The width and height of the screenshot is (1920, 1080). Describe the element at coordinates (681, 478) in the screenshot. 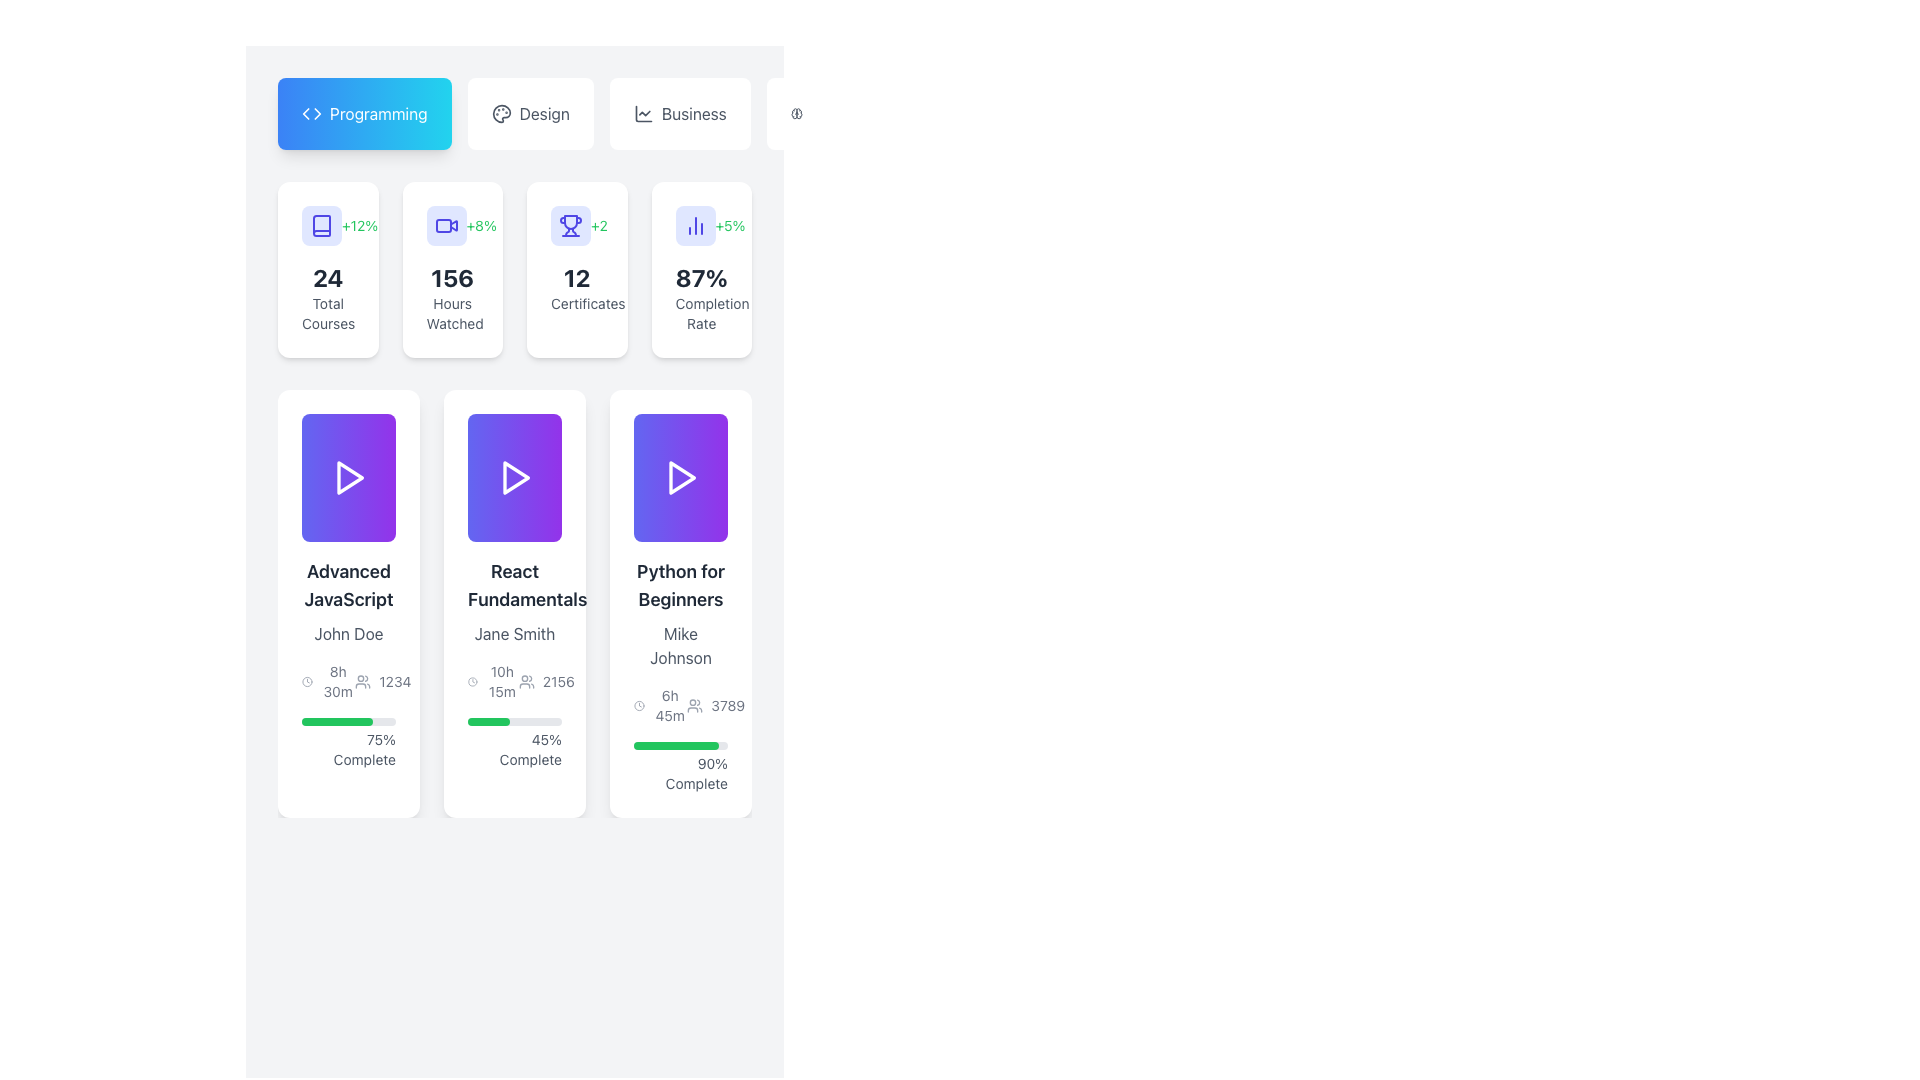

I see `the triangular play icon styled as an SVG graphic with a gradient purple-to-indigo background, located within the third card labeled 'Python for Beginners'` at that location.